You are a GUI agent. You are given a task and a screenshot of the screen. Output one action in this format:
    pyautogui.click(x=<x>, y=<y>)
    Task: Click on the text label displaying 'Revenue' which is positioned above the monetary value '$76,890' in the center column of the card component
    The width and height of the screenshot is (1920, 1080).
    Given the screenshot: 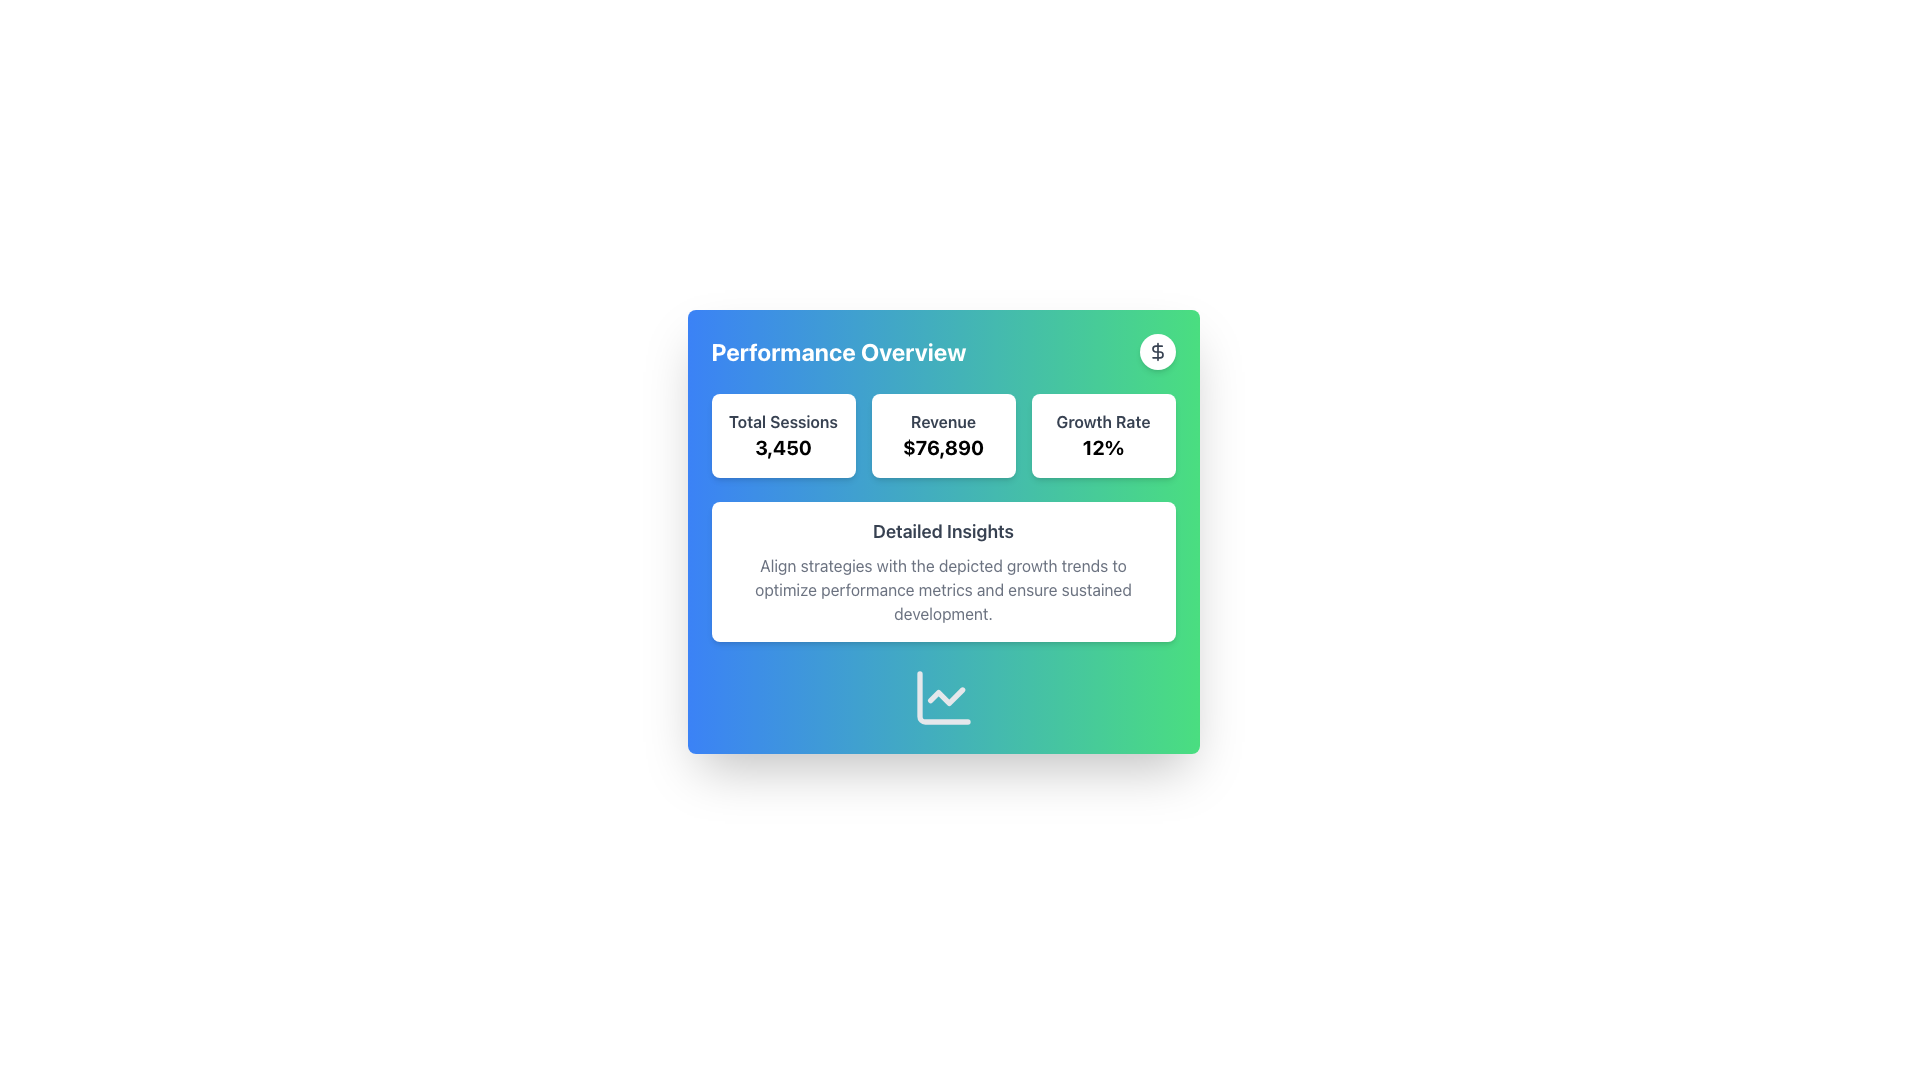 What is the action you would take?
    pyautogui.click(x=942, y=420)
    